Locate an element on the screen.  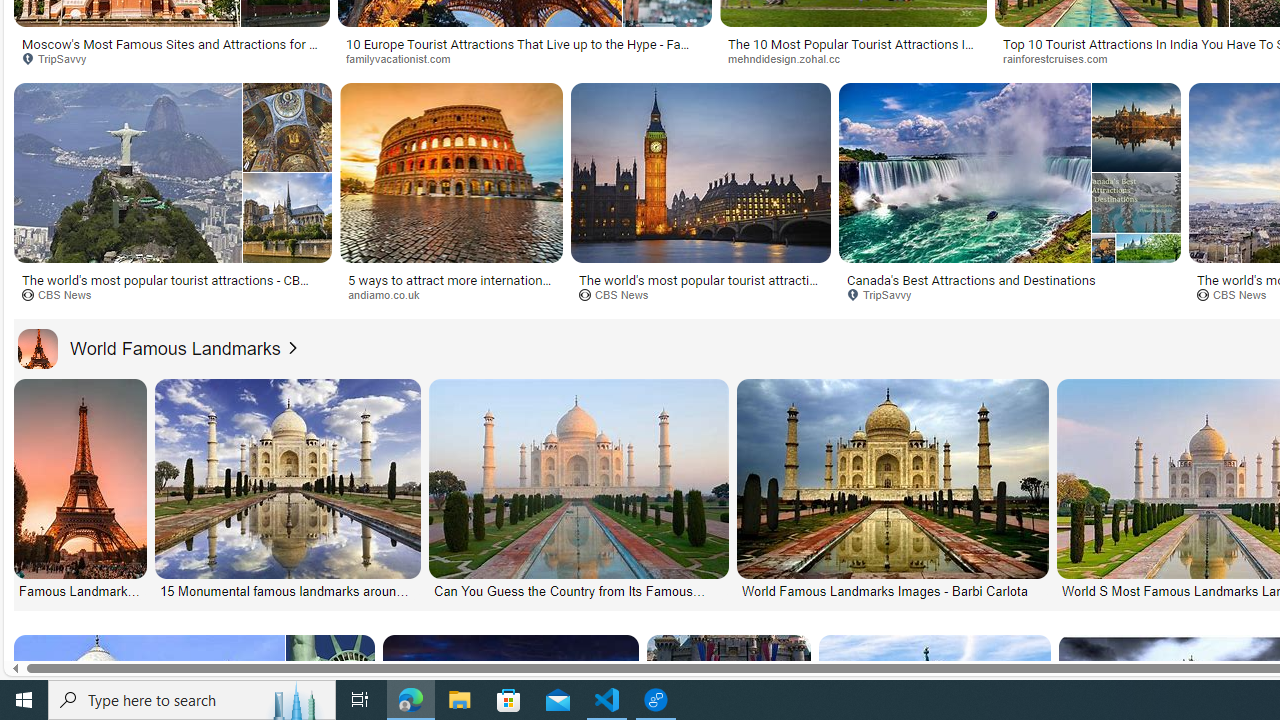
'familyvacationist.com' is located at coordinates (524, 58).